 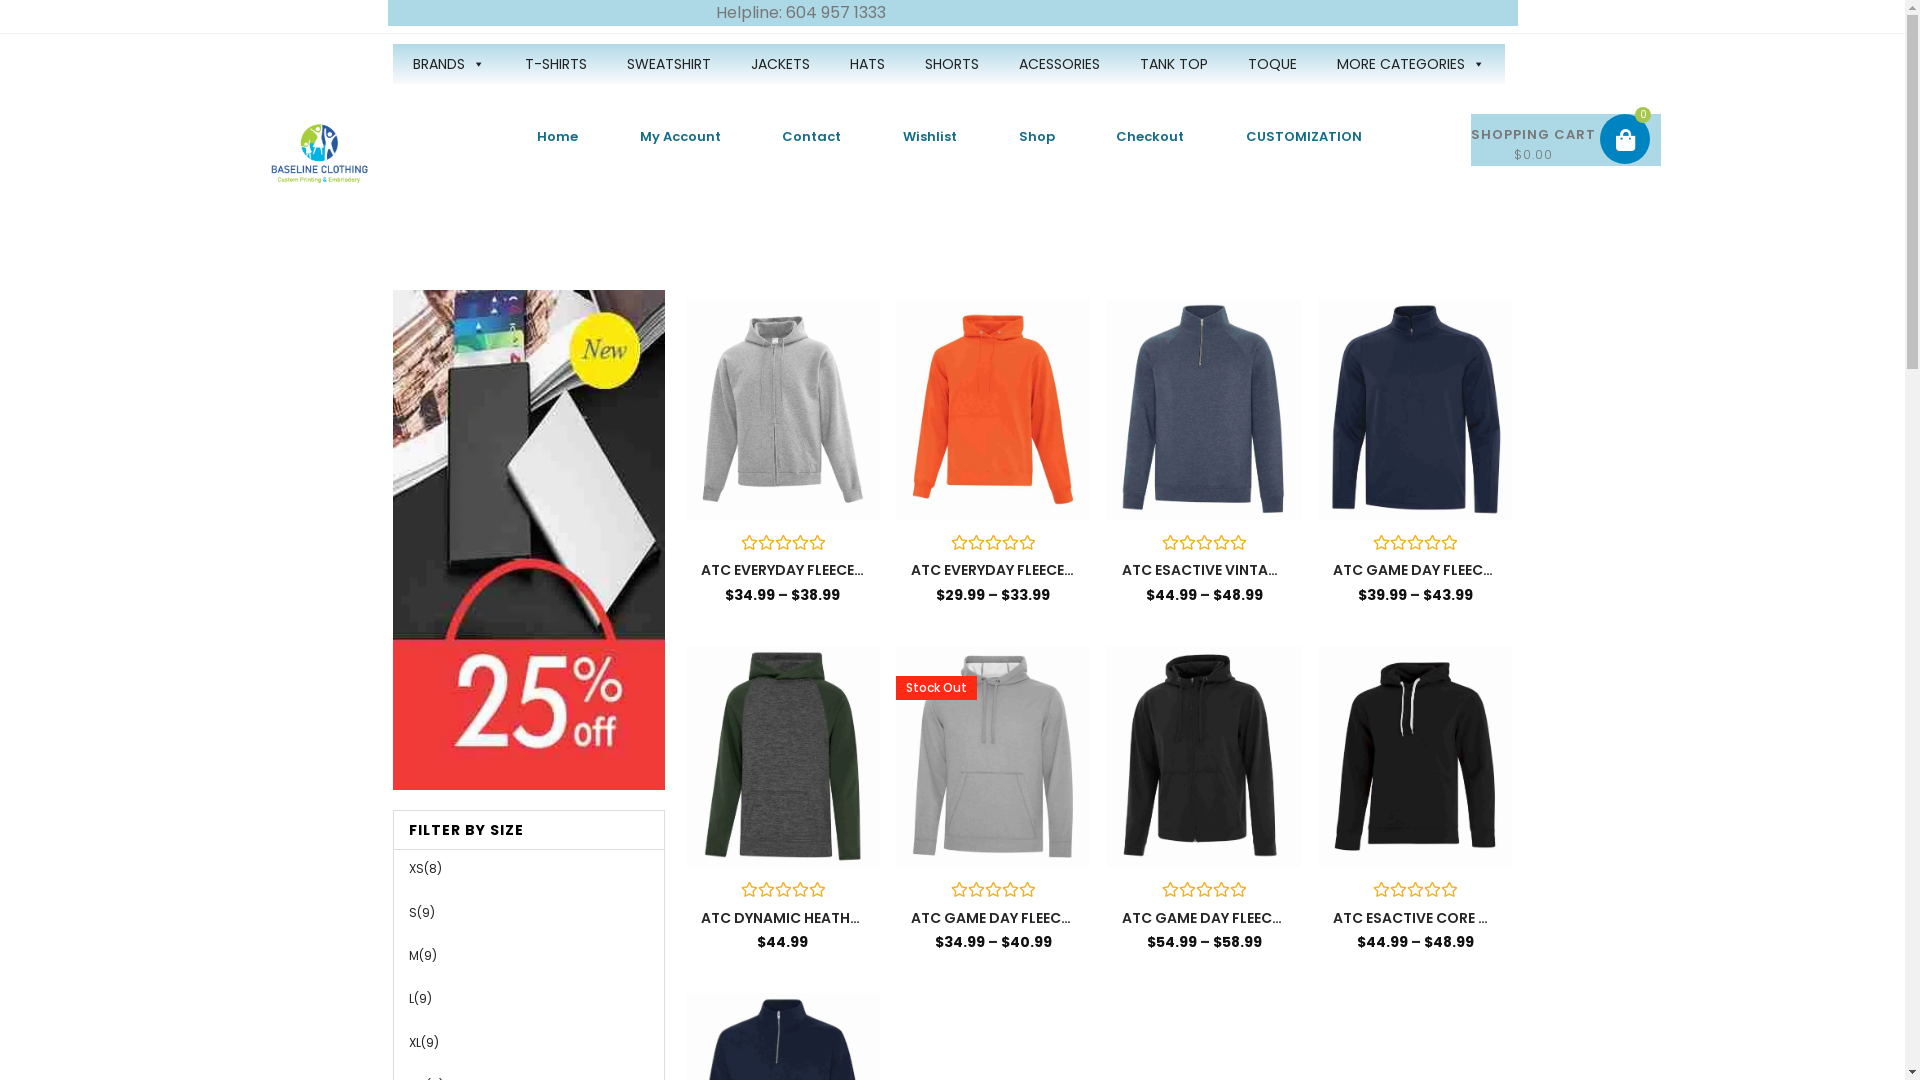 What do you see at coordinates (557, 136) in the screenshot?
I see `'Home'` at bounding box center [557, 136].